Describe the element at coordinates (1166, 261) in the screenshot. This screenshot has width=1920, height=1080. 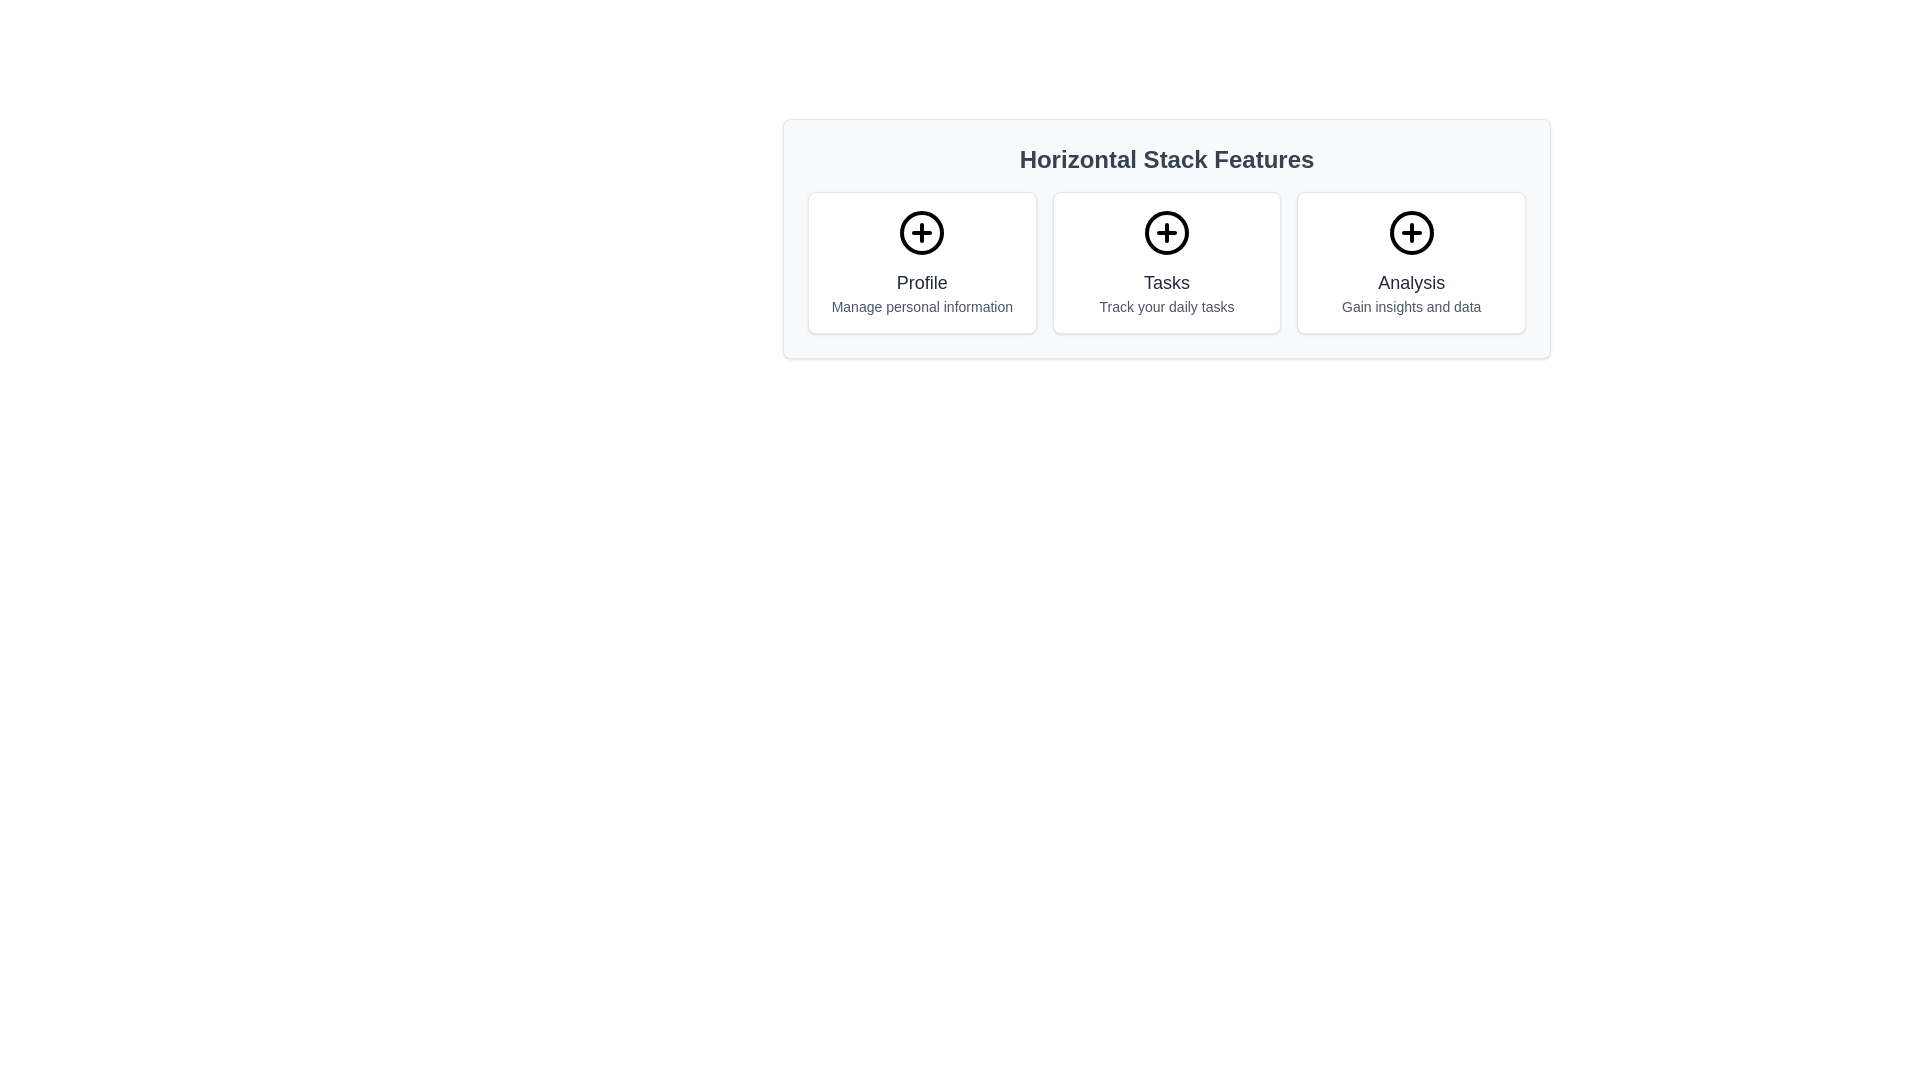
I see `the 'Track your daily tasks' card, which is the second card in a row of three` at that location.